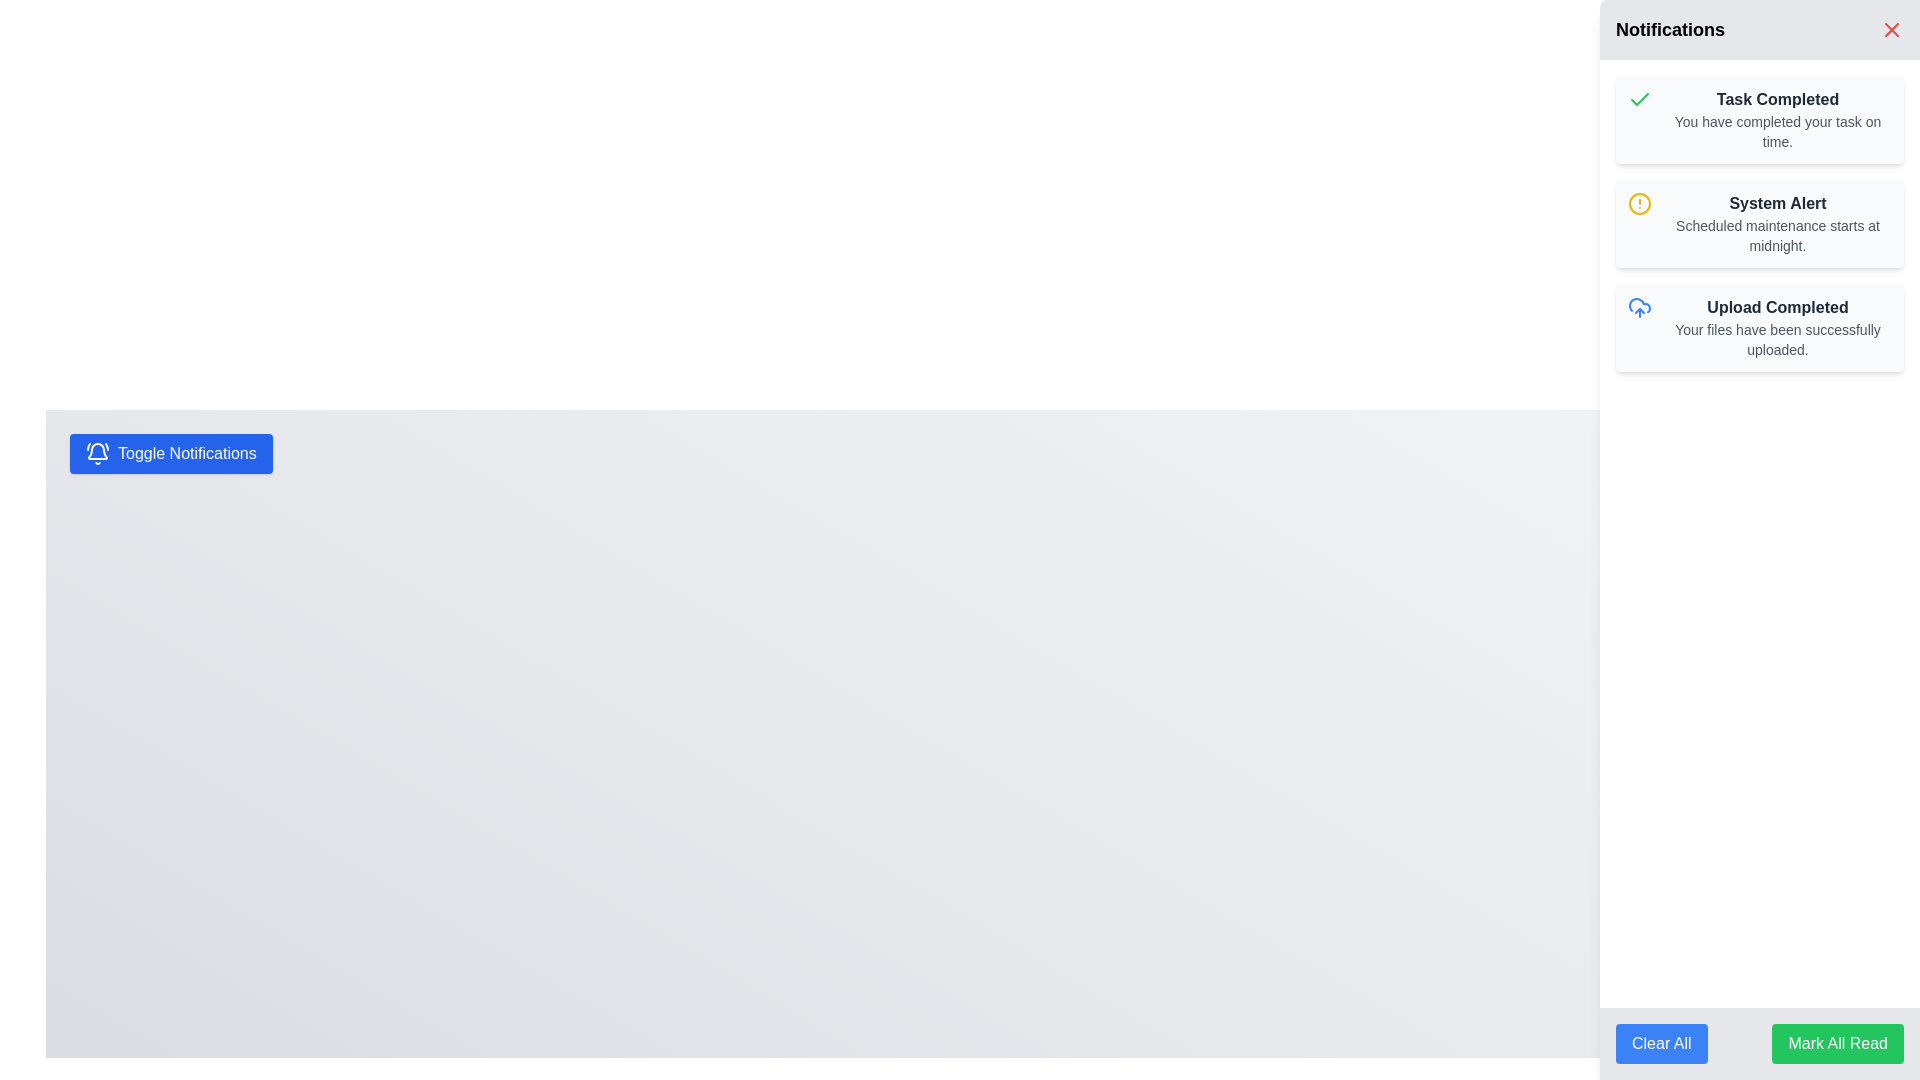 Image resolution: width=1920 pixels, height=1080 pixels. I want to click on the second notification card labeled 'System Alert' in the Notifications panel to acknowledge or interact with it, so click(1777, 223).